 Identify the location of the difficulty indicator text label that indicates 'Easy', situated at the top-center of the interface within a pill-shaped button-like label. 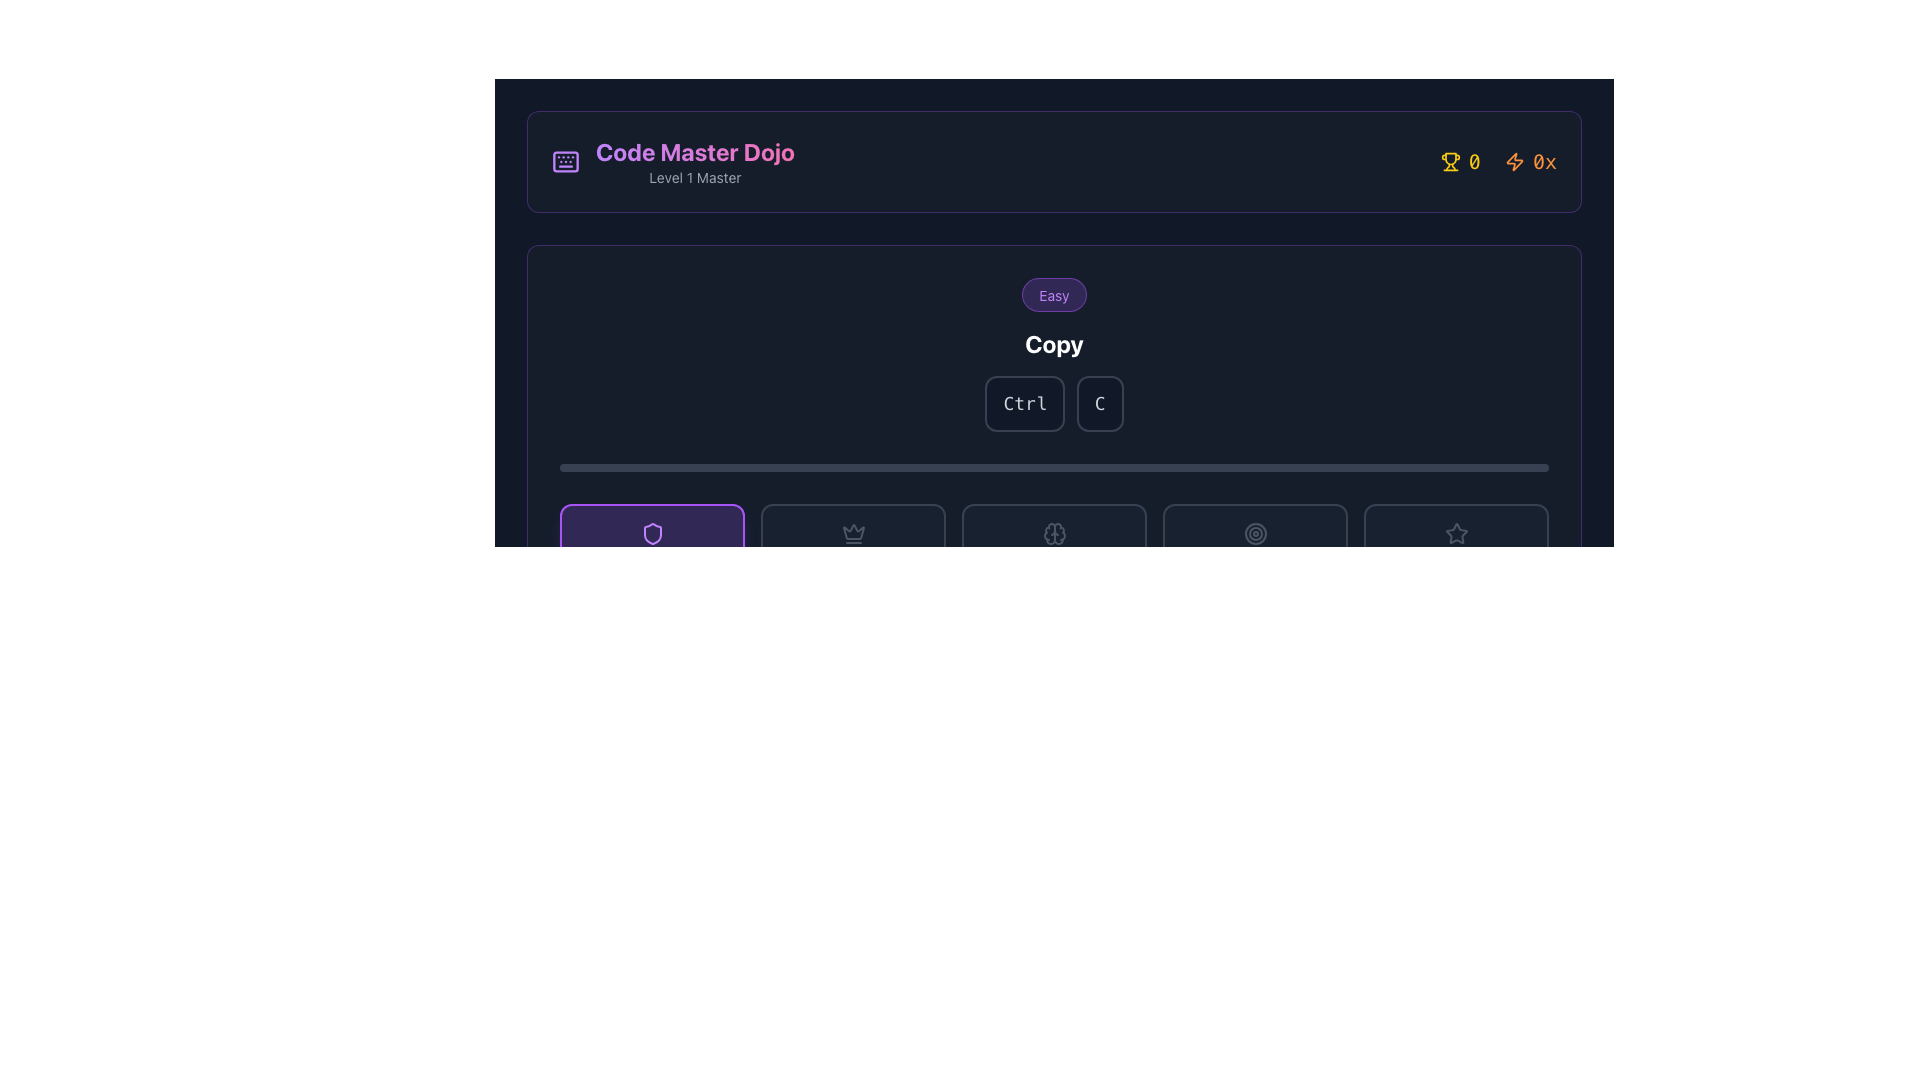
(1053, 295).